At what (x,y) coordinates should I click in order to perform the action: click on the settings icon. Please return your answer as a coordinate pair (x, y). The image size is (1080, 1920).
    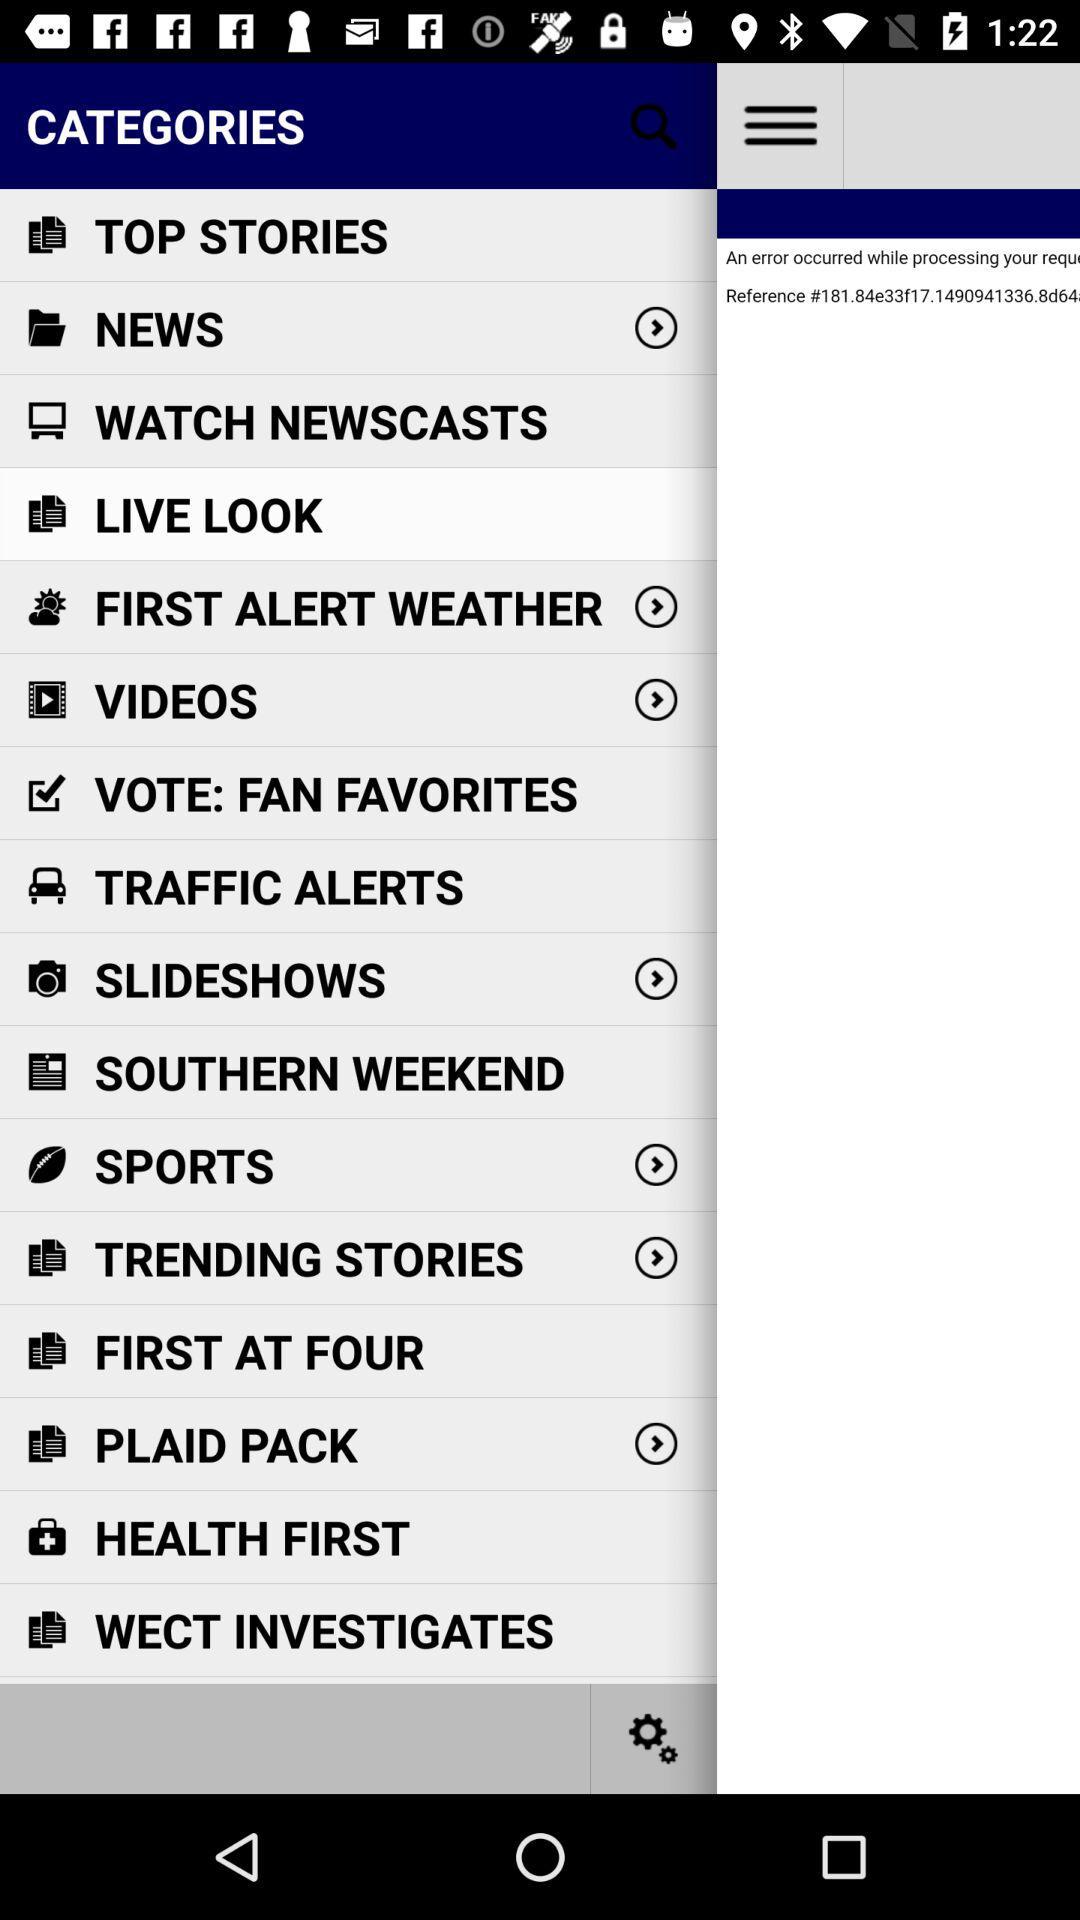
    Looking at the image, I should click on (654, 1737).